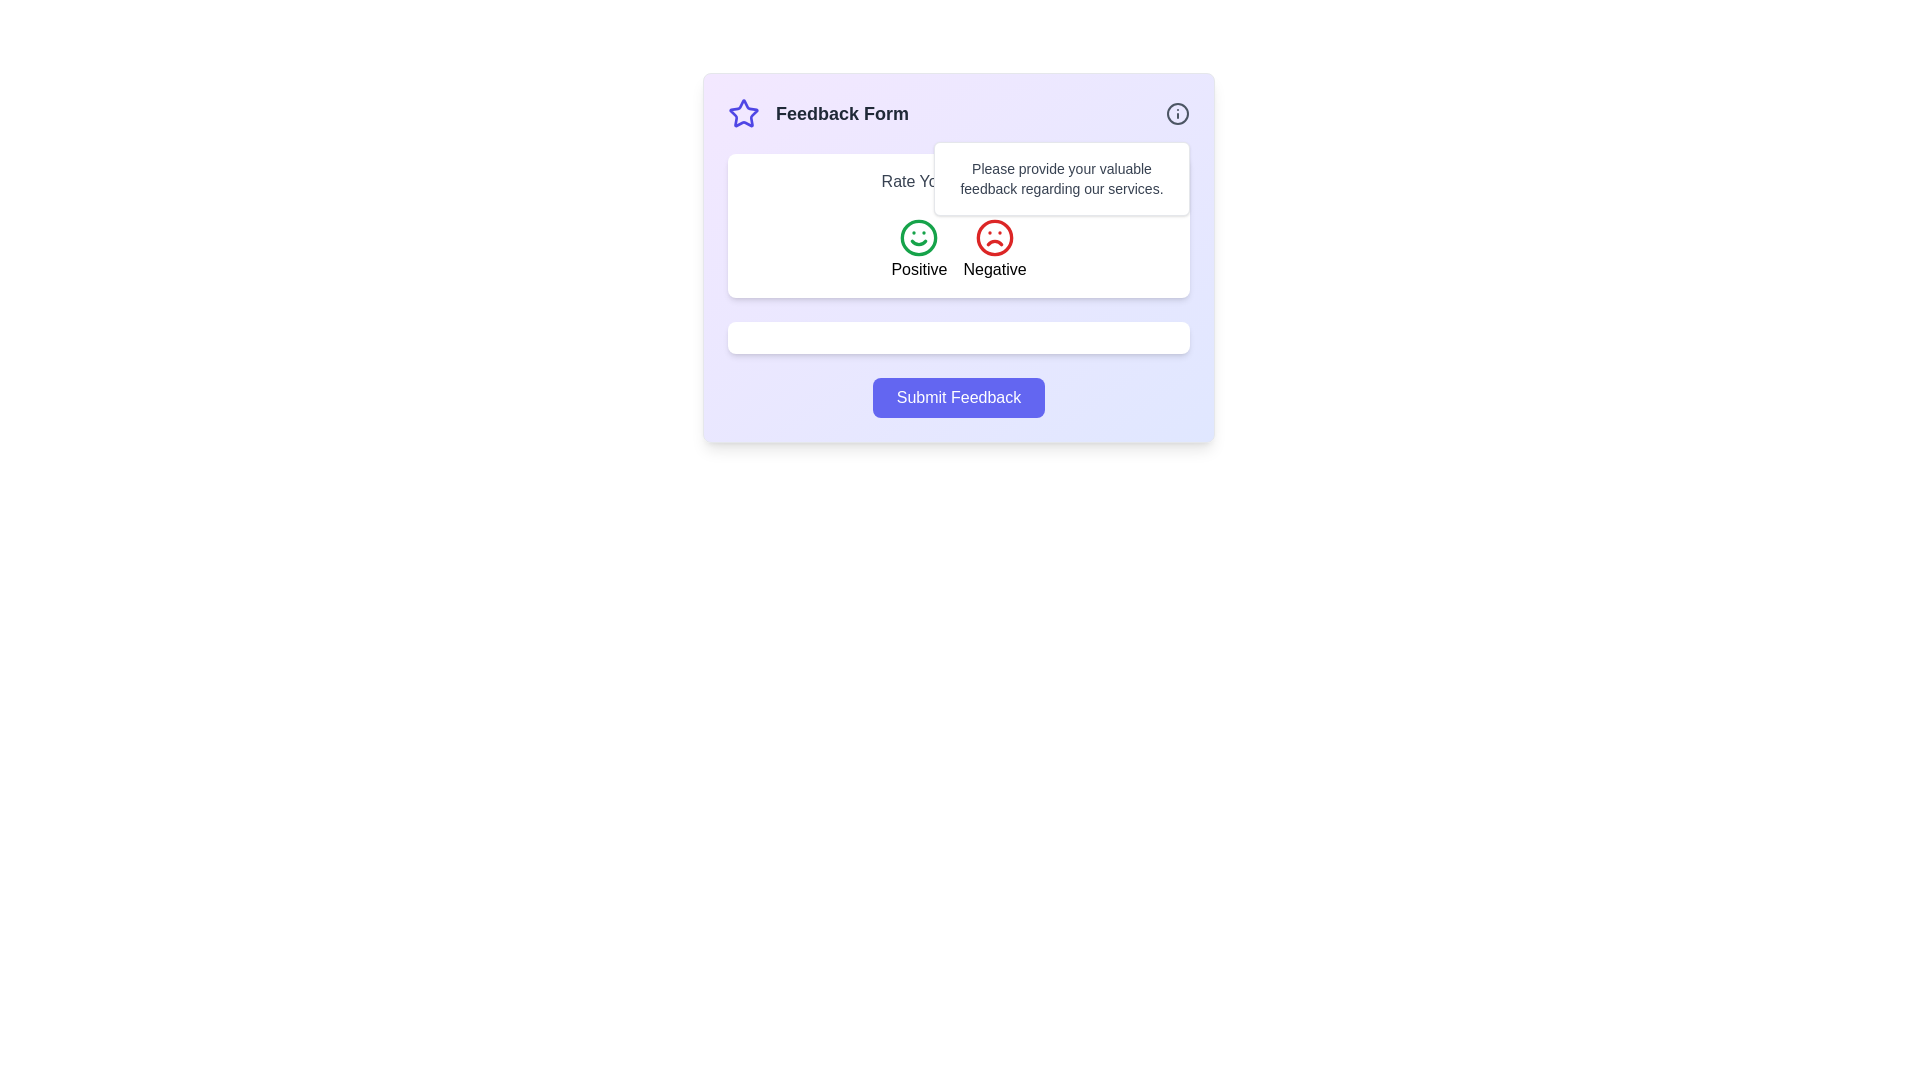 This screenshot has height=1080, width=1920. I want to click on the decorative star icon positioned at the top-left of the feedback form, aligned with the 'Feedback Form' title, so click(743, 114).